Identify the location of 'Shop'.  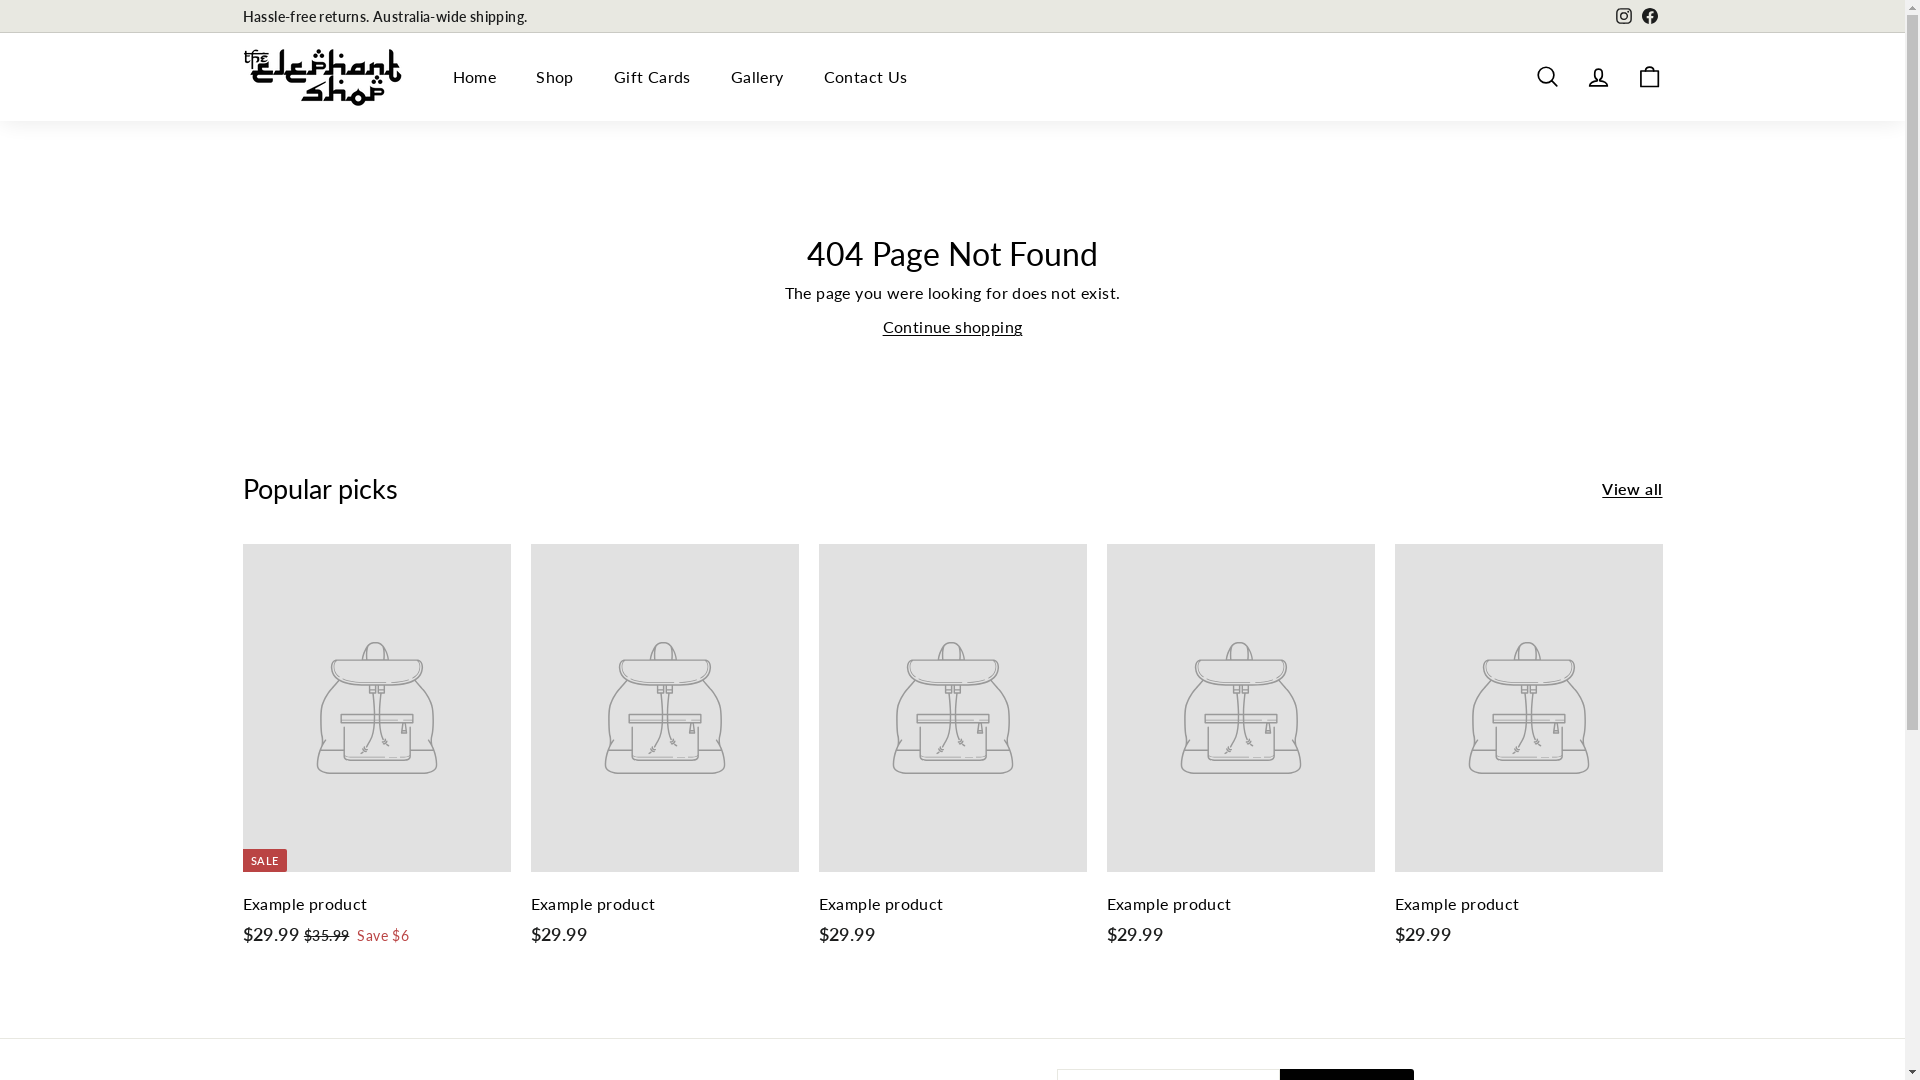
(555, 76).